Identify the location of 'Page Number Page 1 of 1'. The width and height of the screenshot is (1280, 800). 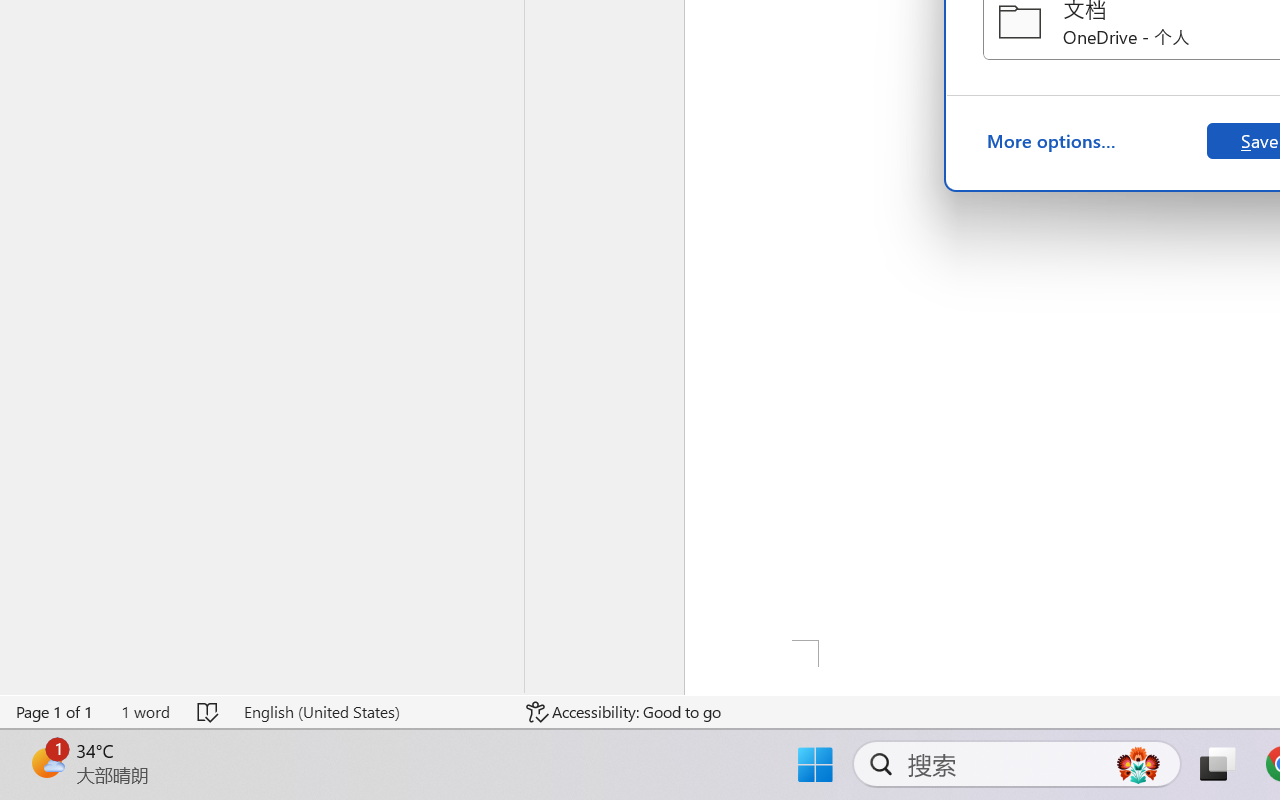
(55, 711).